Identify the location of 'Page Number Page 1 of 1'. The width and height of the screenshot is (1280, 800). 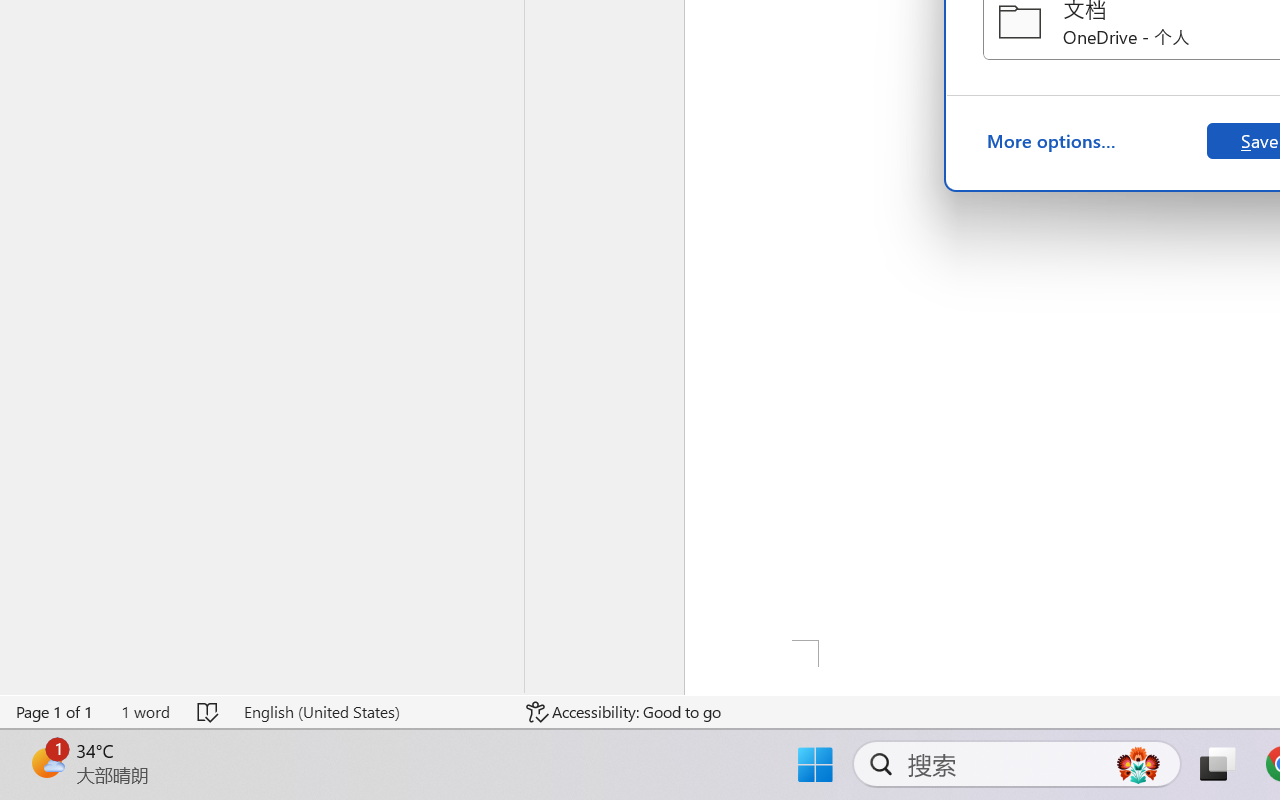
(55, 711).